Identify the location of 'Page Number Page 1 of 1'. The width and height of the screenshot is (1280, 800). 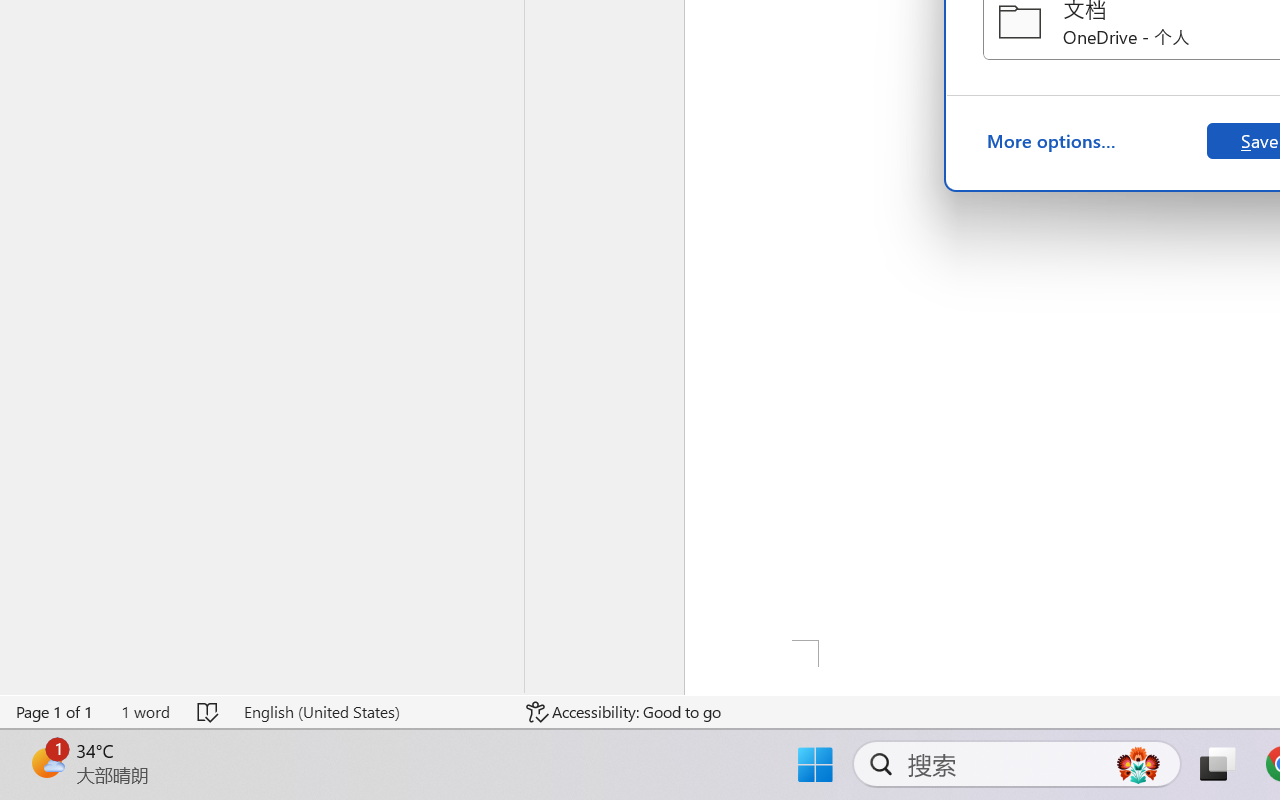
(55, 711).